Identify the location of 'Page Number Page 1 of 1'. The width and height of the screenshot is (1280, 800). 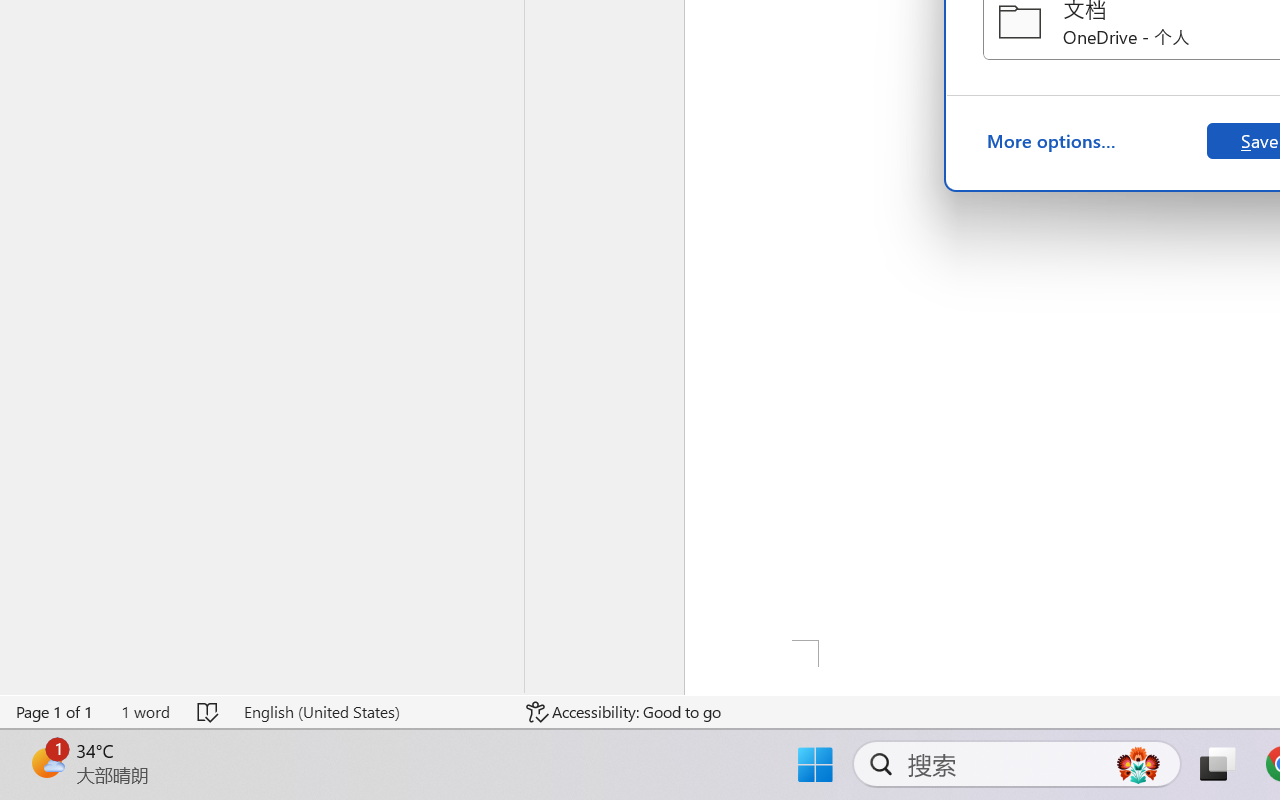
(55, 711).